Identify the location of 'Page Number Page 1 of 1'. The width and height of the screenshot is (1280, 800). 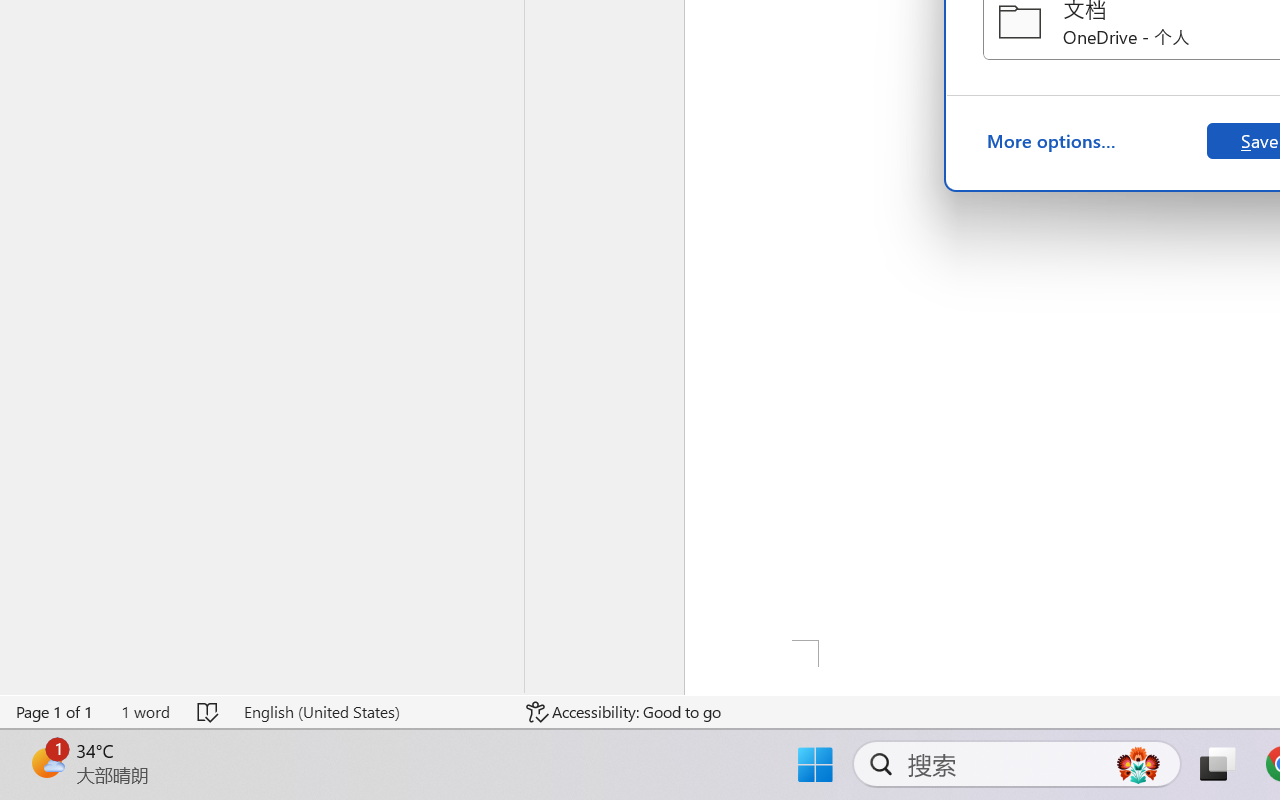
(55, 711).